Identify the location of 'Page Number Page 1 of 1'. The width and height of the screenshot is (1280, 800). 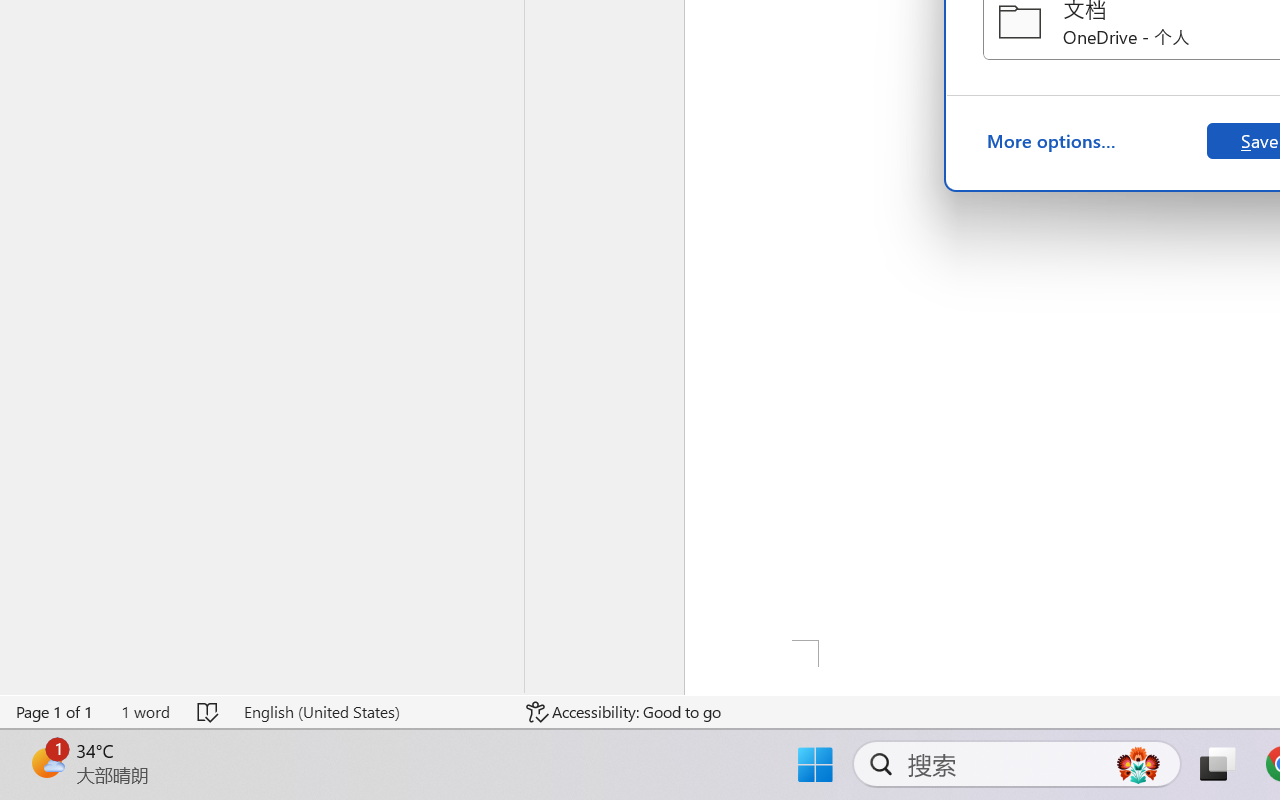
(55, 711).